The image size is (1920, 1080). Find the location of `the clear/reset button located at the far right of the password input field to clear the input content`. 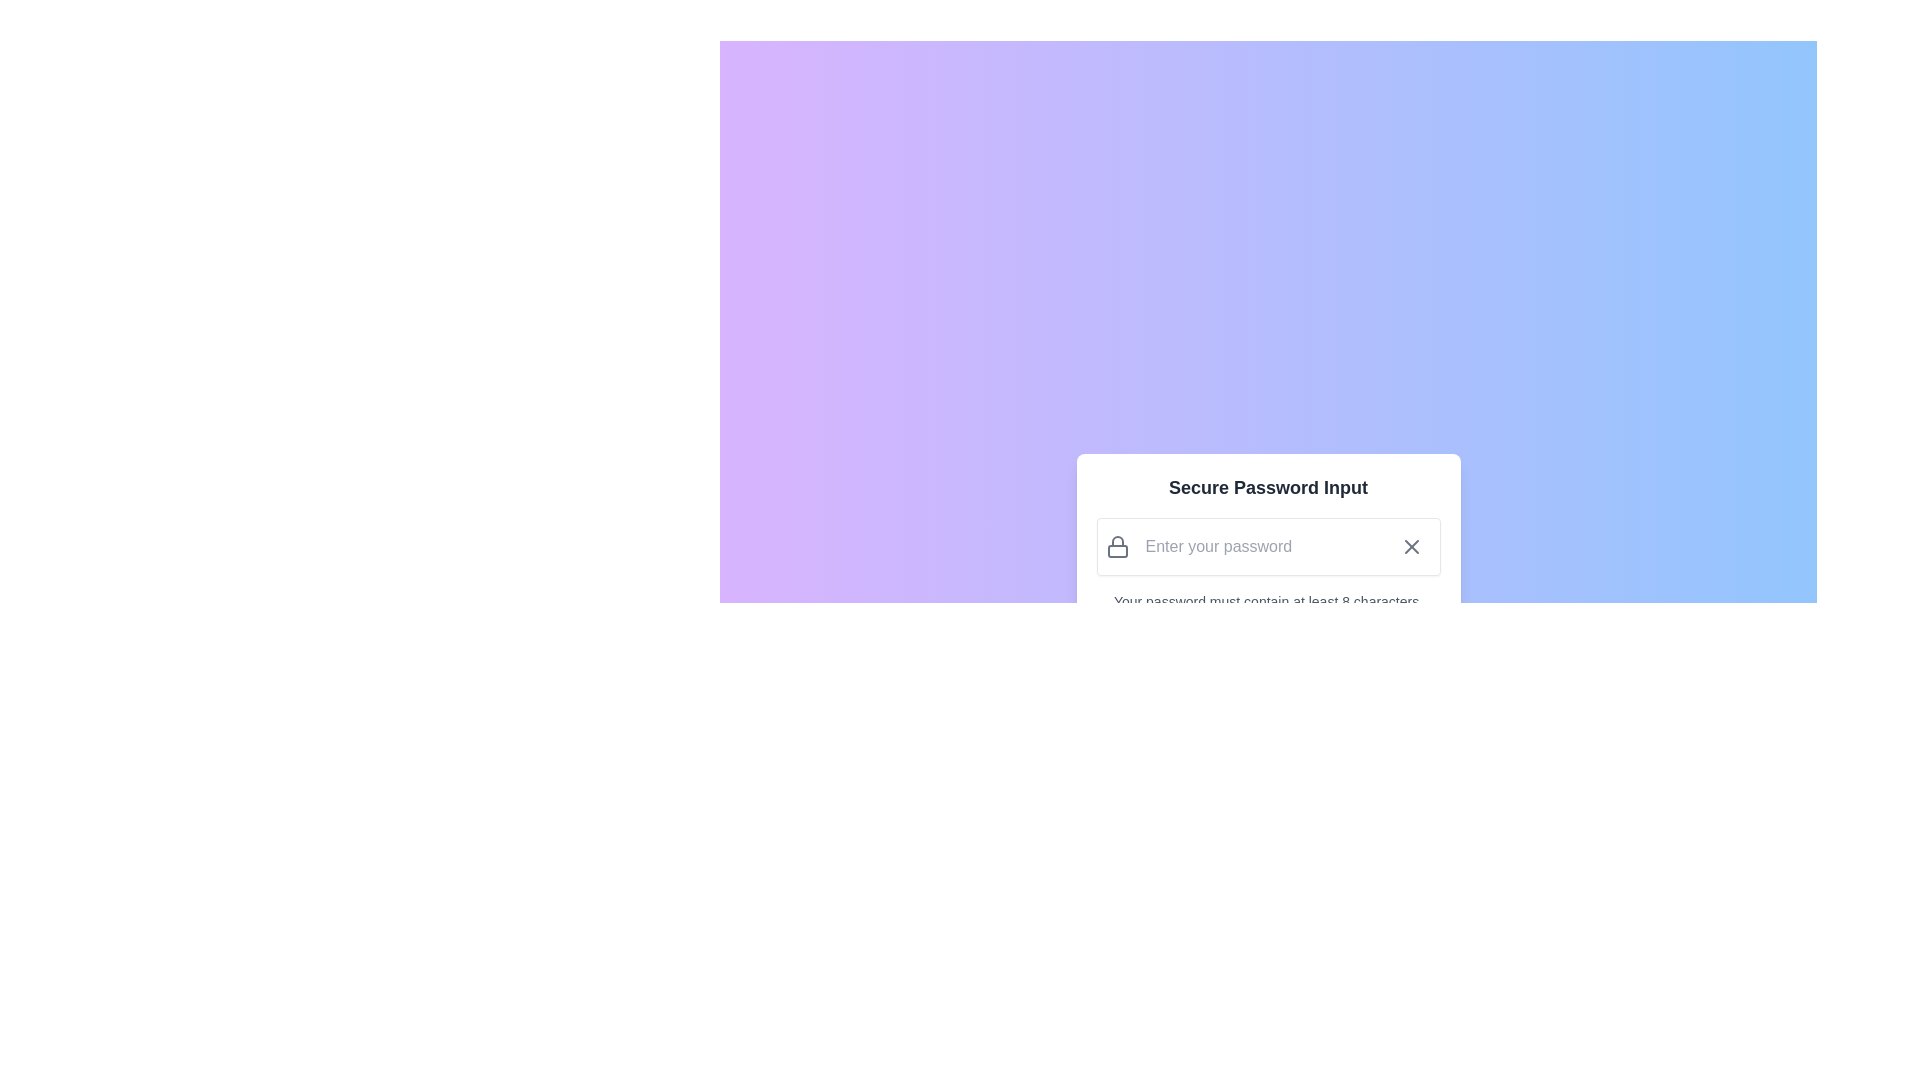

the clear/reset button located at the far right of the password input field to clear the input content is located at coordinates (1410, 547).